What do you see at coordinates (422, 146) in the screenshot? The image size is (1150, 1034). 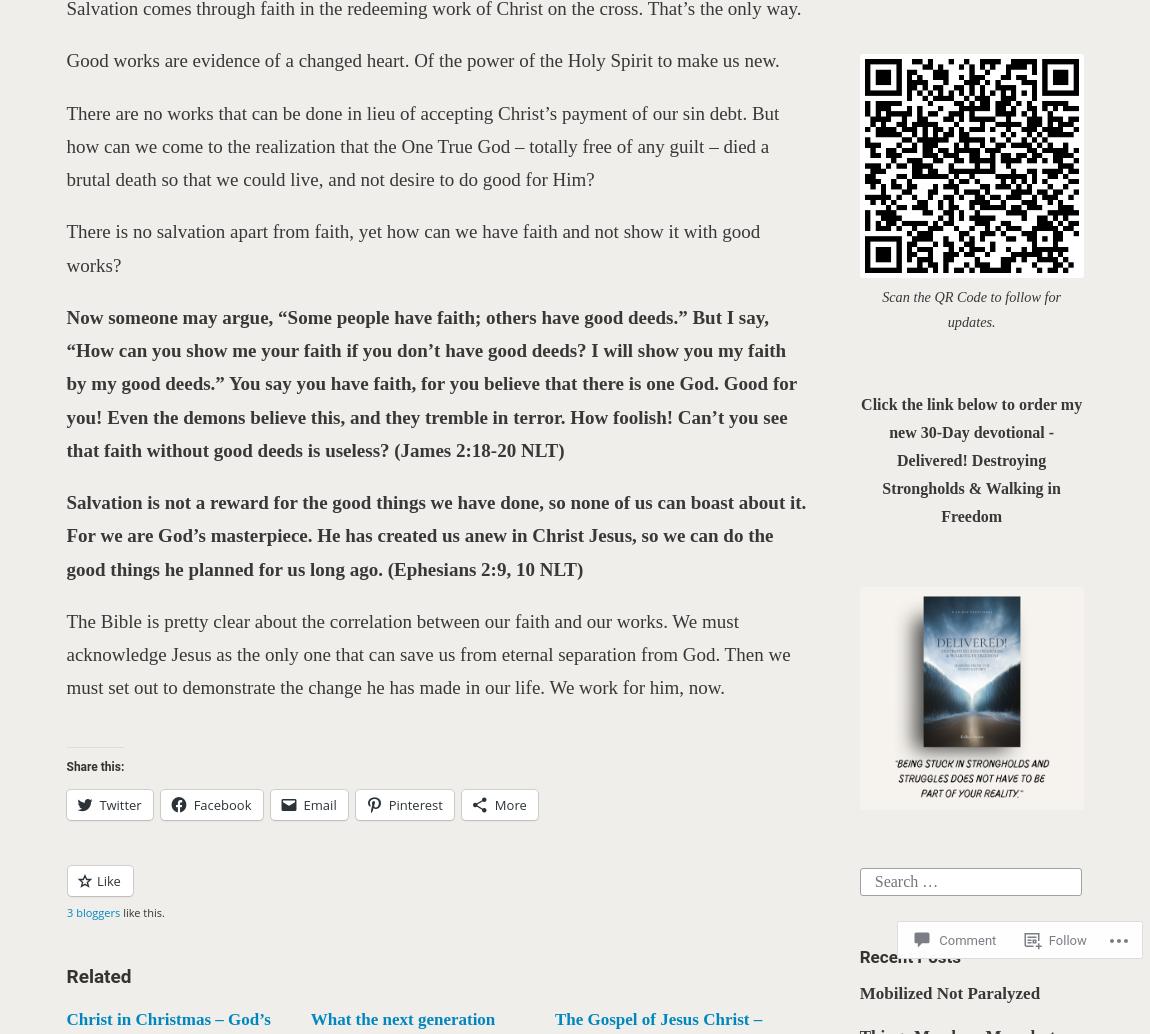 I see `'There are no works that can be done in lieu of accepting Christ’s payment of our sin debt. But how can we come to the realization that the One True God – totally free of any guilt – died a brutal death so that we could live, and not desire to do good for Him?'` at bounding box center [422, 146].